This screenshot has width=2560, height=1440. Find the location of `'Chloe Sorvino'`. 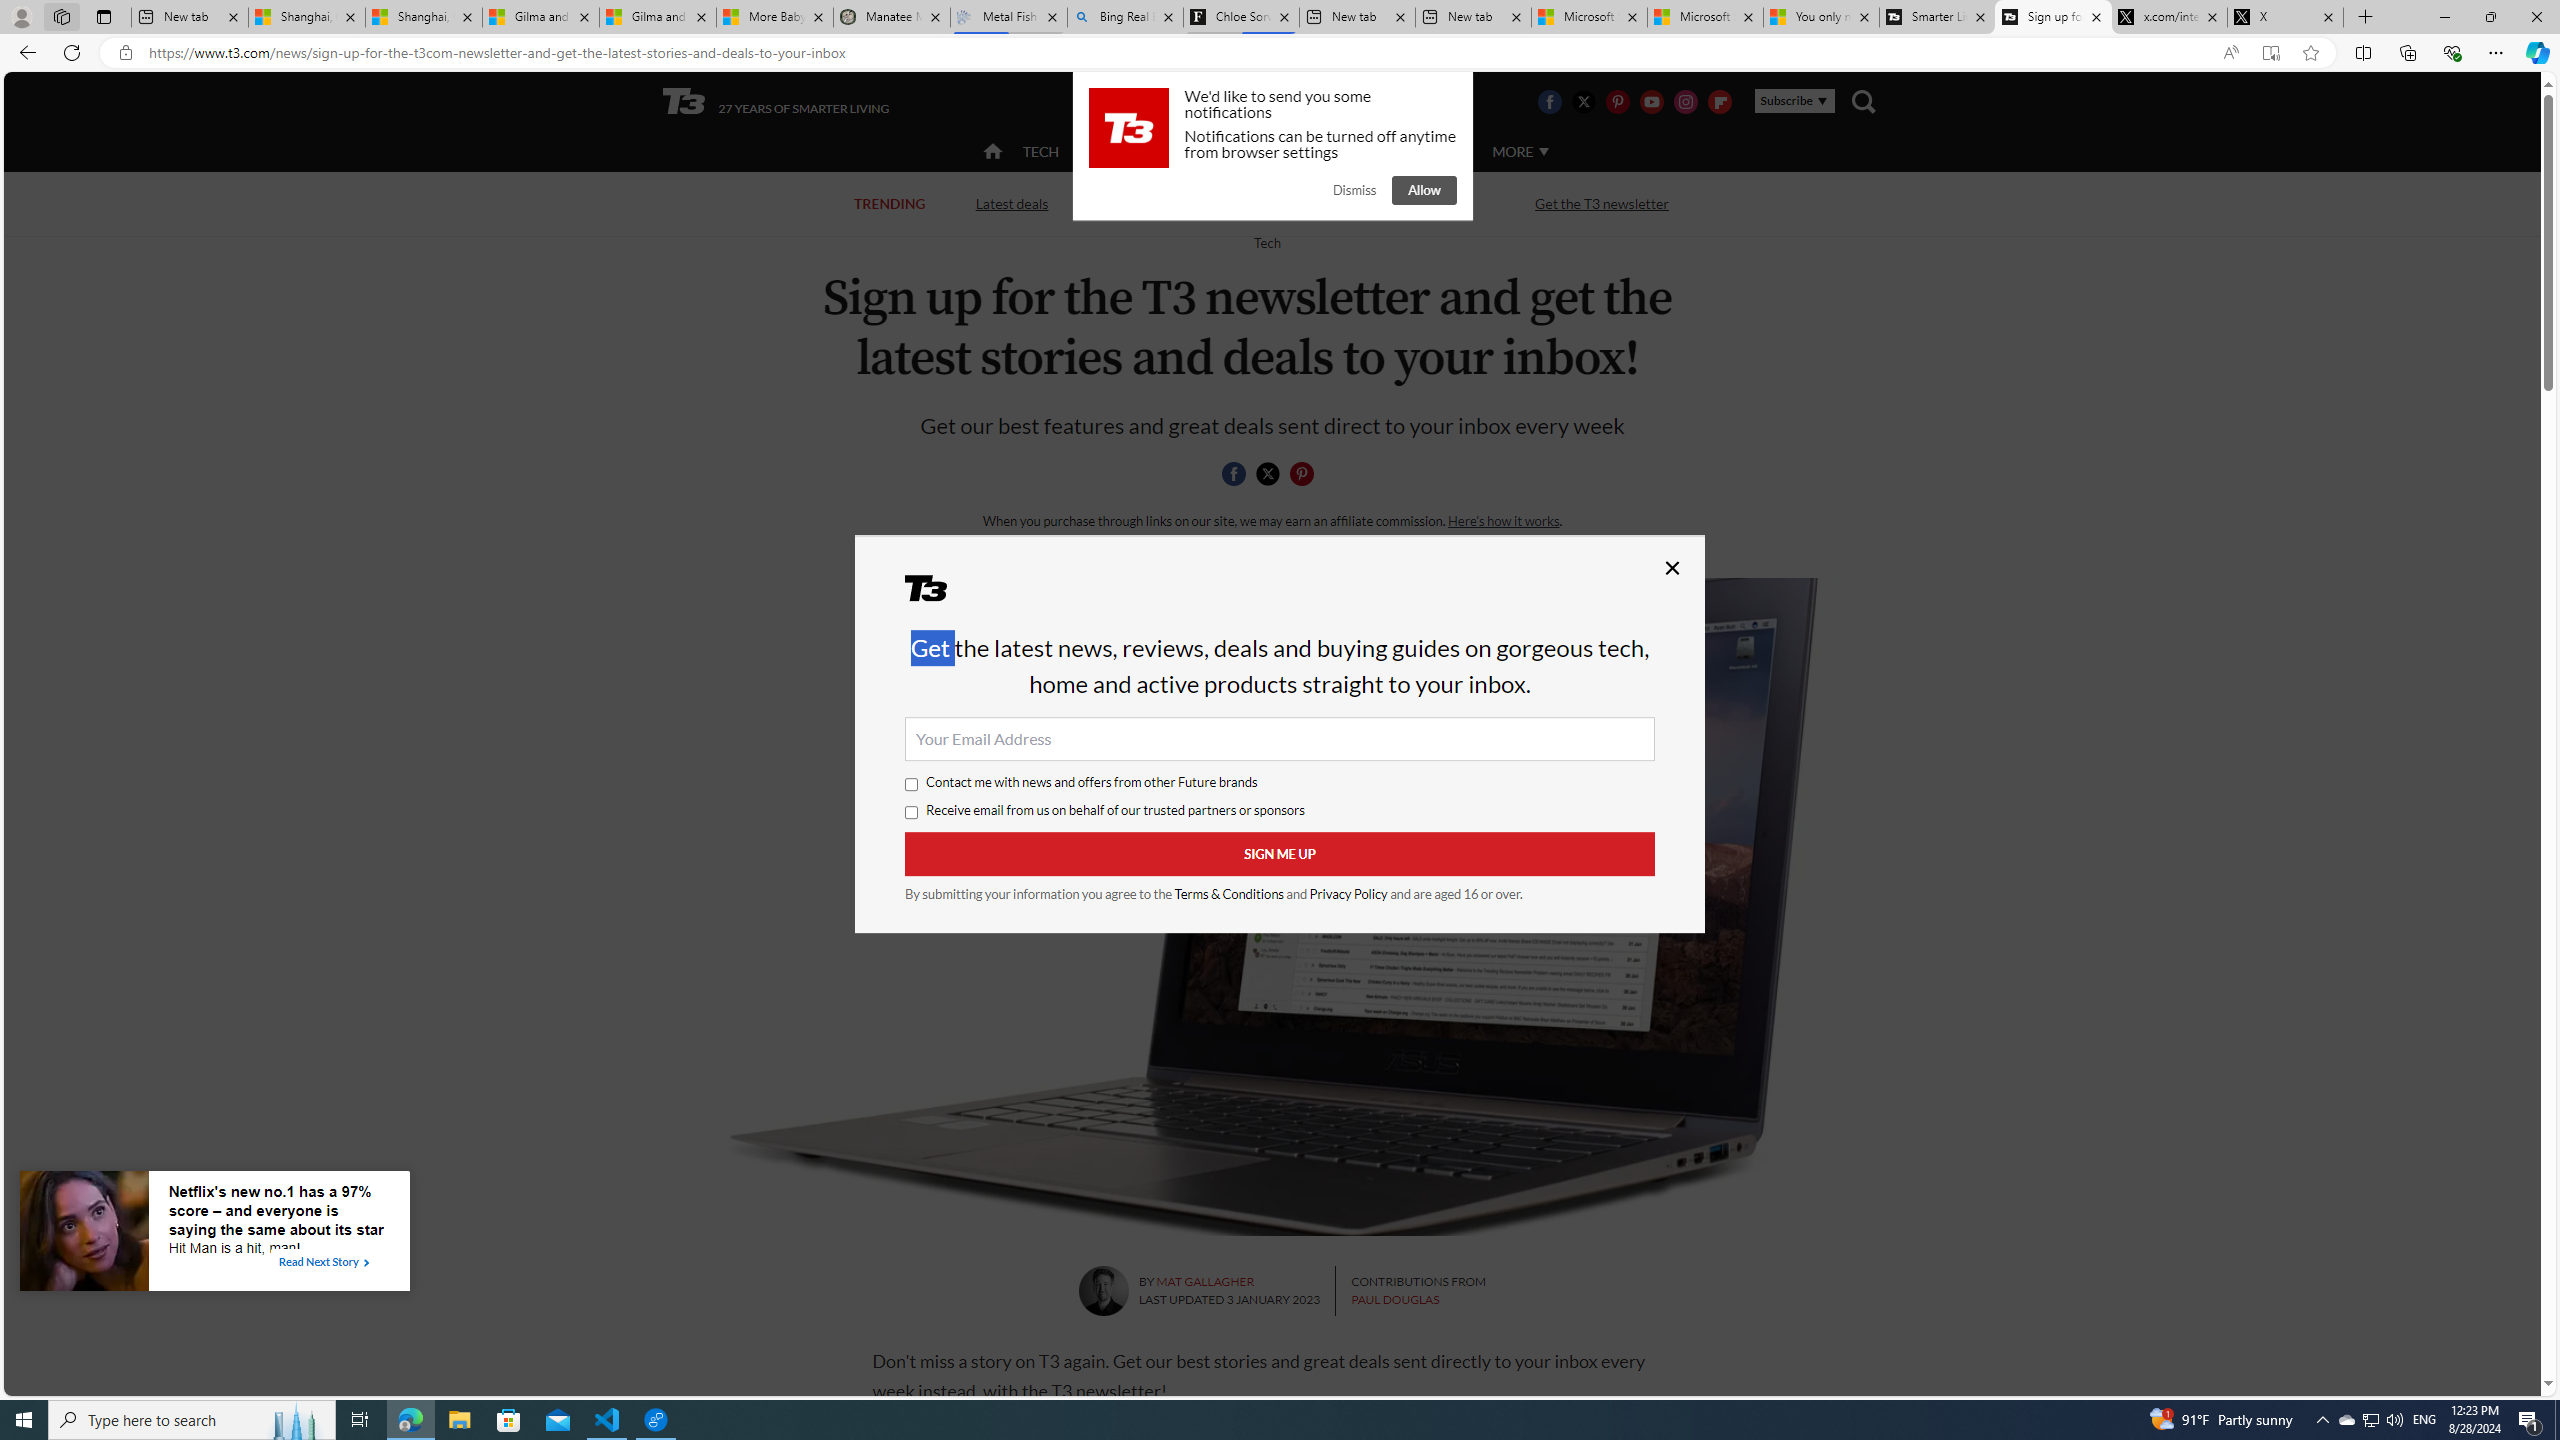

'Chloe Sorvino' is located at coordinates (1240, 16).